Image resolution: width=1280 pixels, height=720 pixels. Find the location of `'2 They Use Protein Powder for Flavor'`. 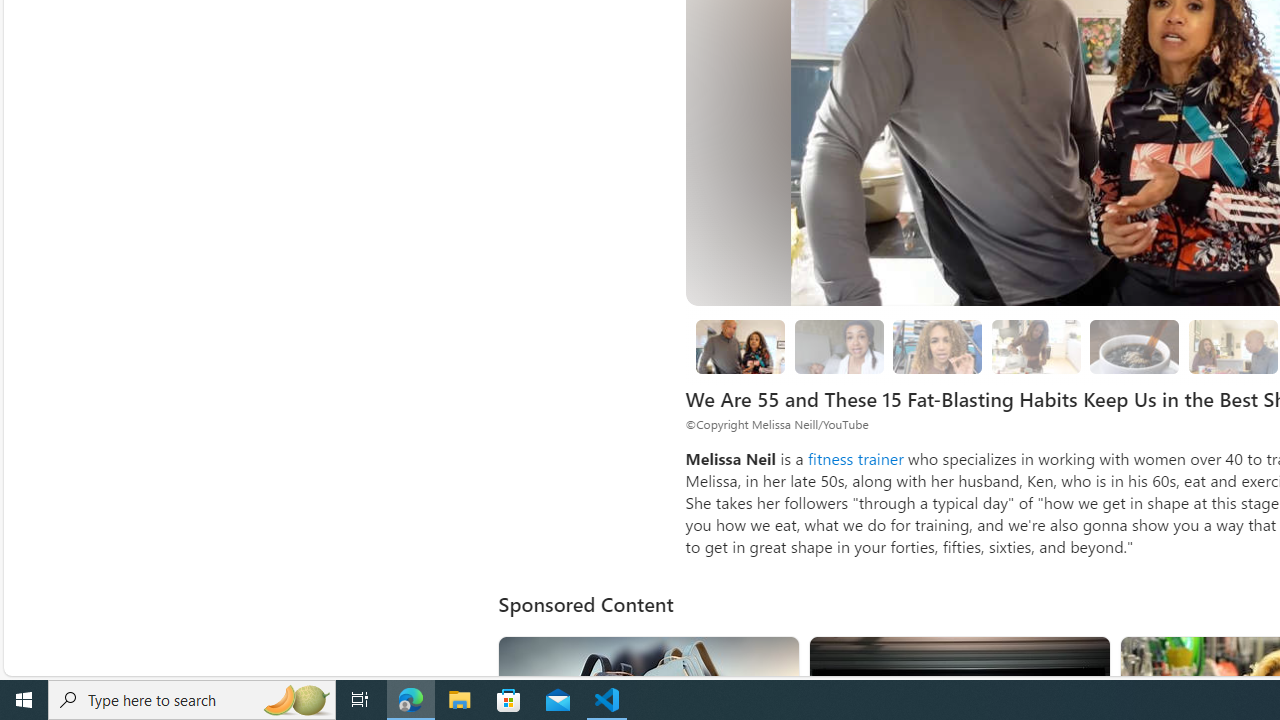

'2 They Use Protein Powder for Flavor' is located at coordinates (937, 345).